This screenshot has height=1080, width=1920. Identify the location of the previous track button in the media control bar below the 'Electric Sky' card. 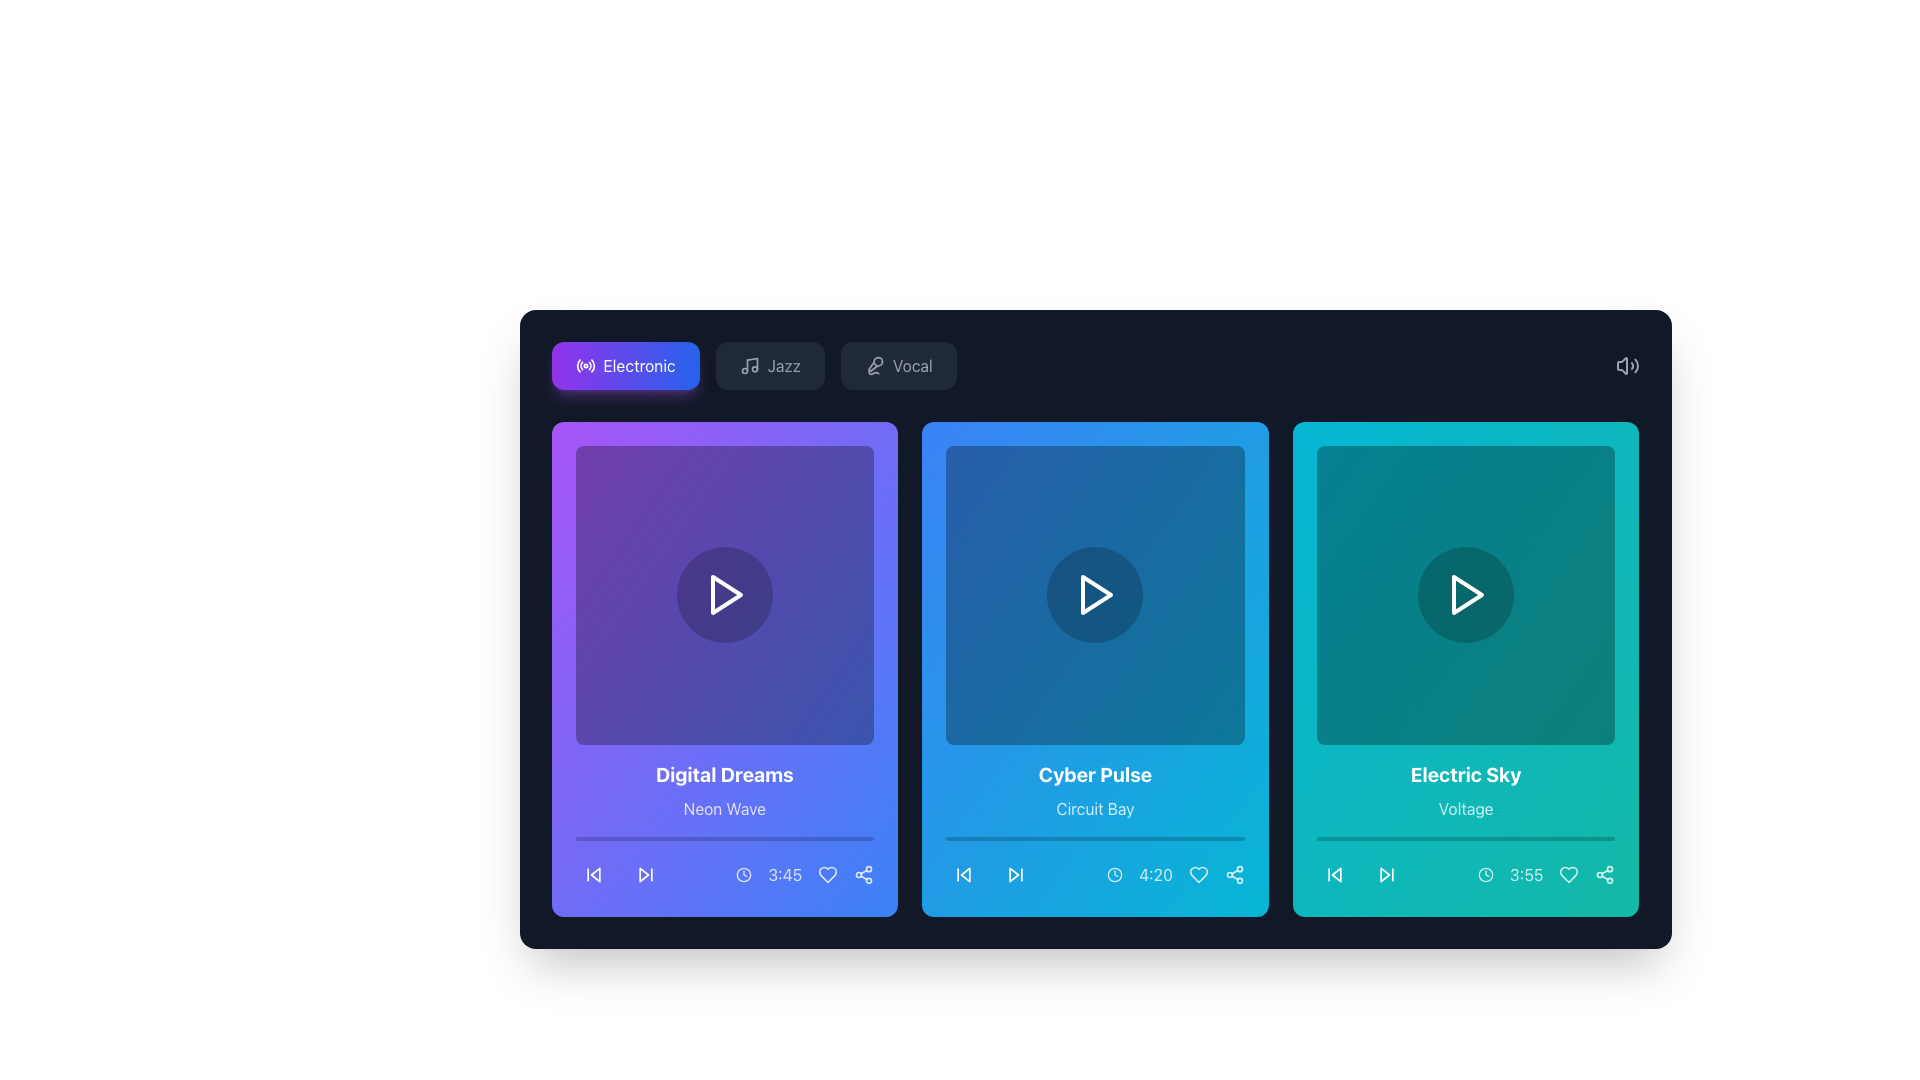
(1334, 873).